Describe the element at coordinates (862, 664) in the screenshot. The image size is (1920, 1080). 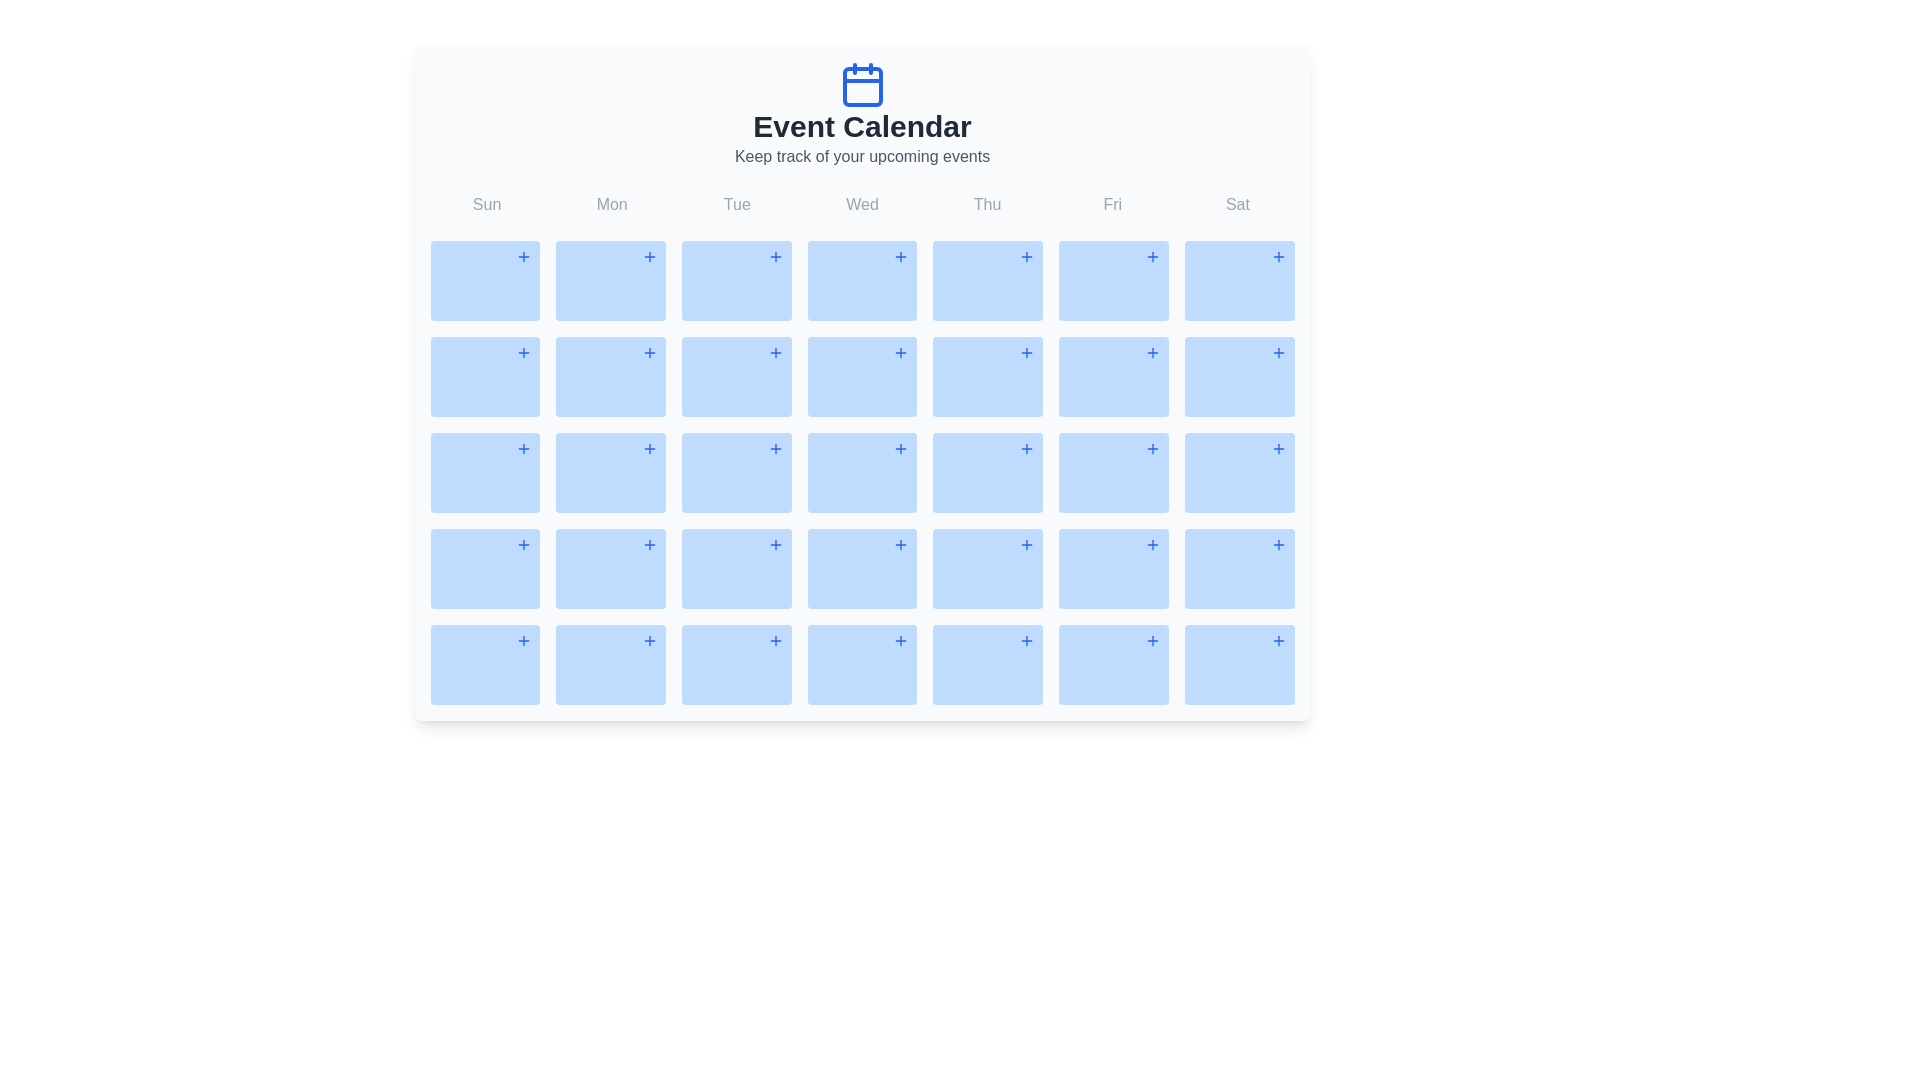
I see `the light blue rectangular grid cell located in the last row and fourth column` at that location.